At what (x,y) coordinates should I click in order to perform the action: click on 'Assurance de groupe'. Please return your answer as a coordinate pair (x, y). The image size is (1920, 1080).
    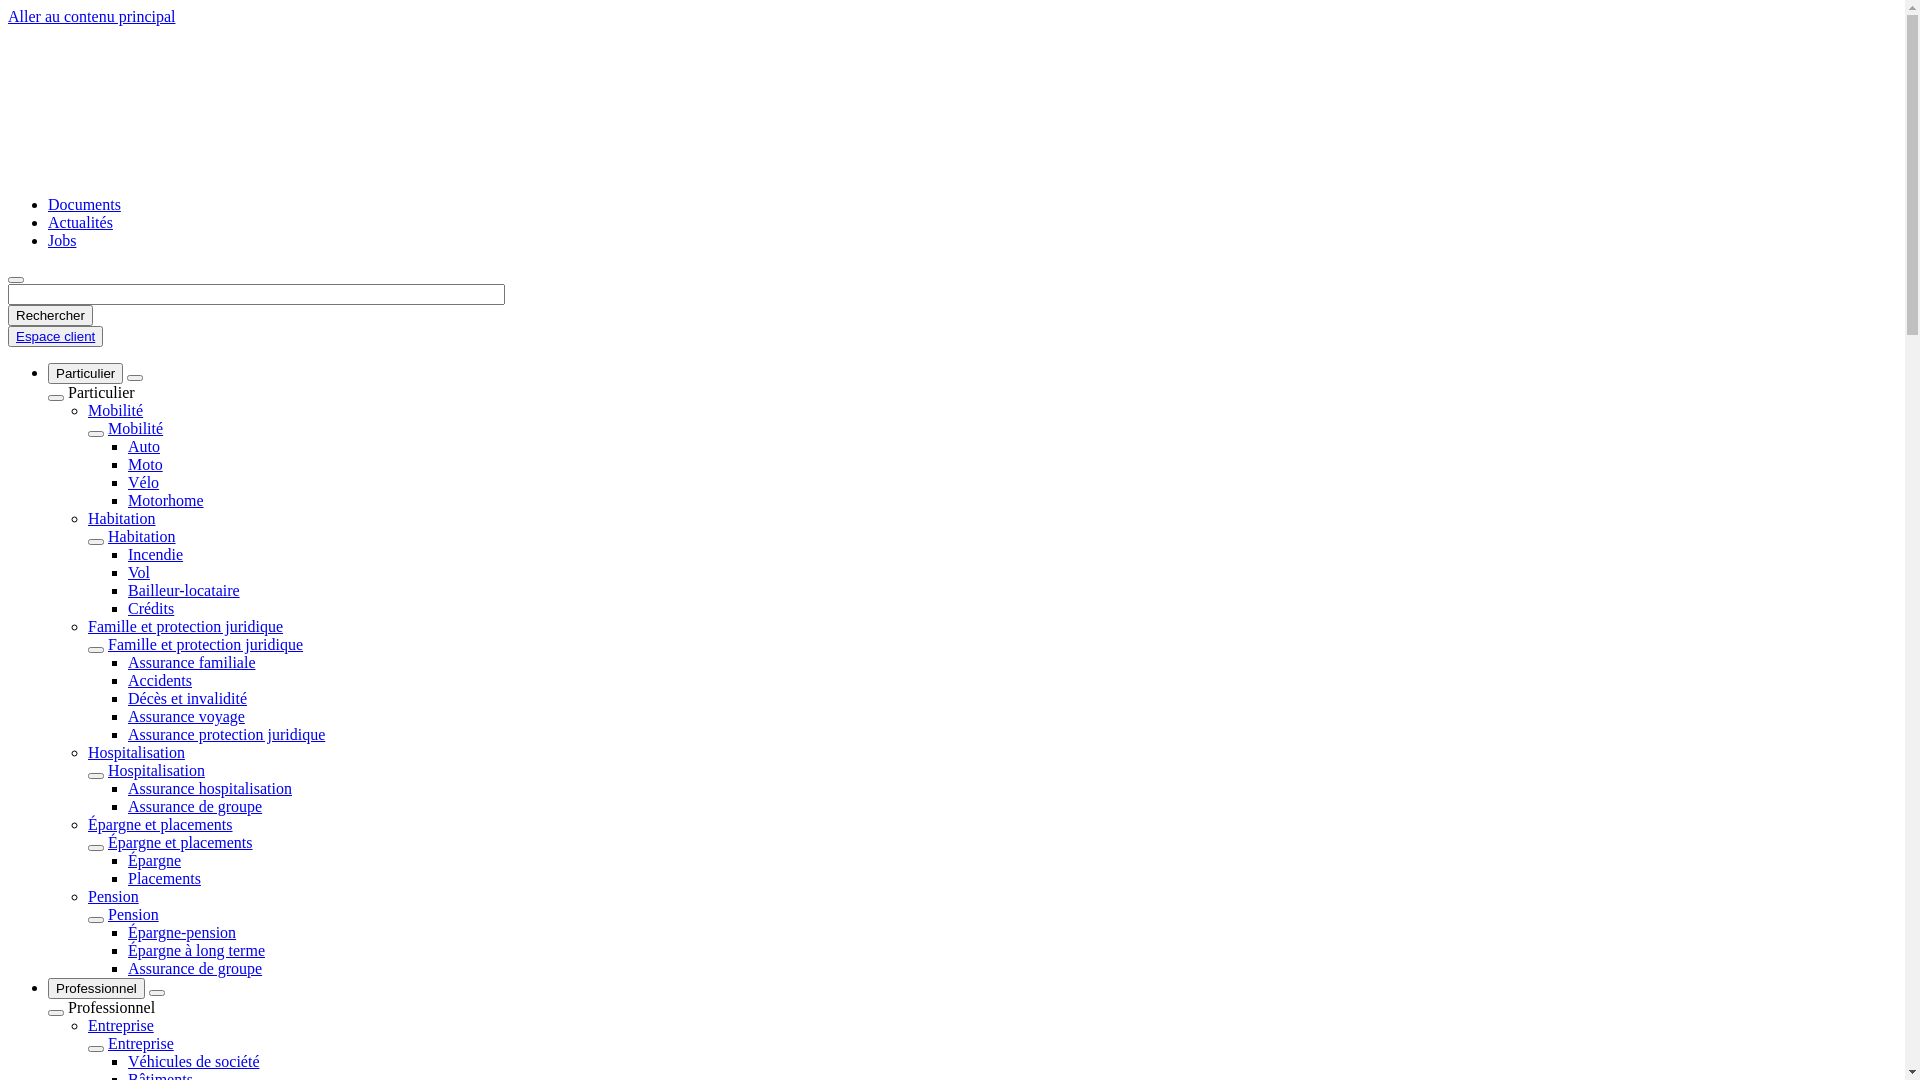
    Looking at the image, I should click on (195, 805).